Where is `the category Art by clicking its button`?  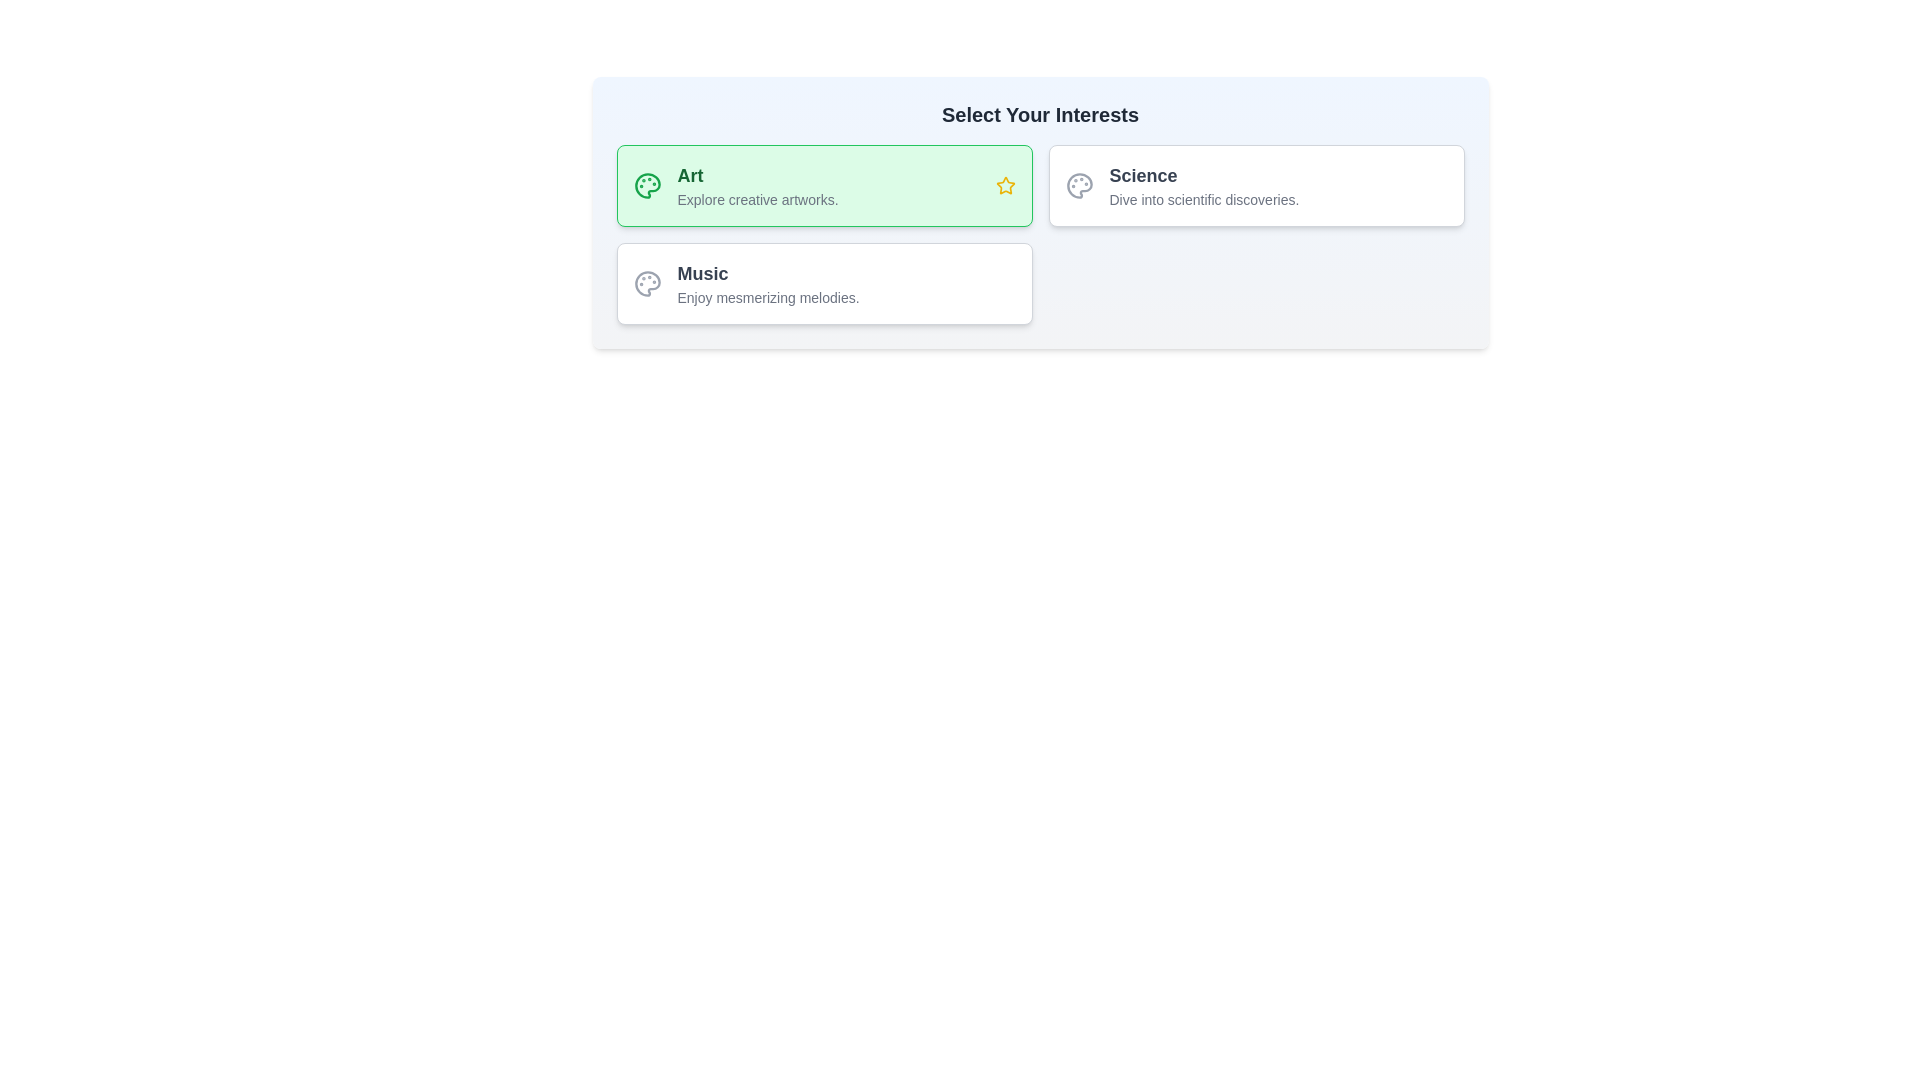
the category Art by clicking its button is located at coordinates (824, 185).